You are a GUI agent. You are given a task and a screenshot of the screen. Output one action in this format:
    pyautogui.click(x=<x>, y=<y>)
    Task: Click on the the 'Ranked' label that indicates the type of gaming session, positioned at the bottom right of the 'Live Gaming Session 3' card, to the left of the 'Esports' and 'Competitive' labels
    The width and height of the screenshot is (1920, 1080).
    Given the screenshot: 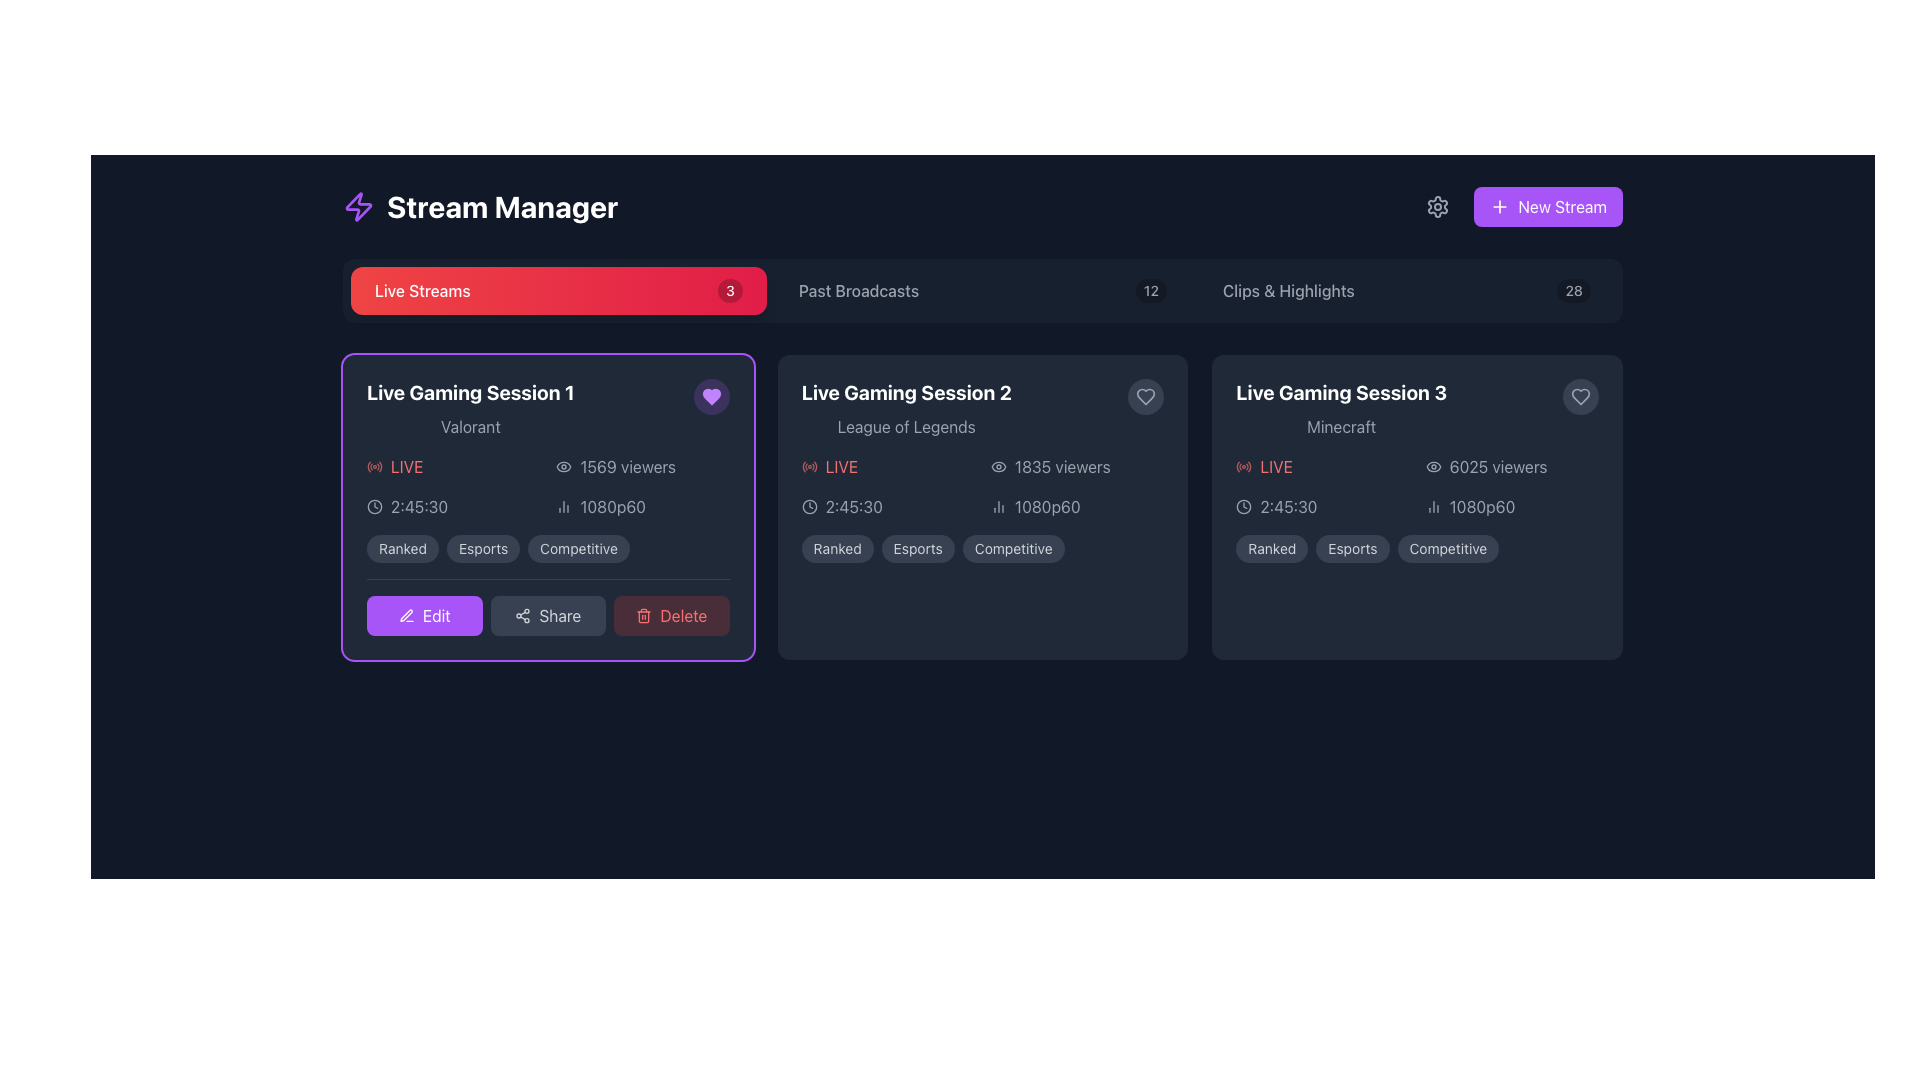 What is the action you would take?
    pyautogui.click(x=1271, y=548)
    